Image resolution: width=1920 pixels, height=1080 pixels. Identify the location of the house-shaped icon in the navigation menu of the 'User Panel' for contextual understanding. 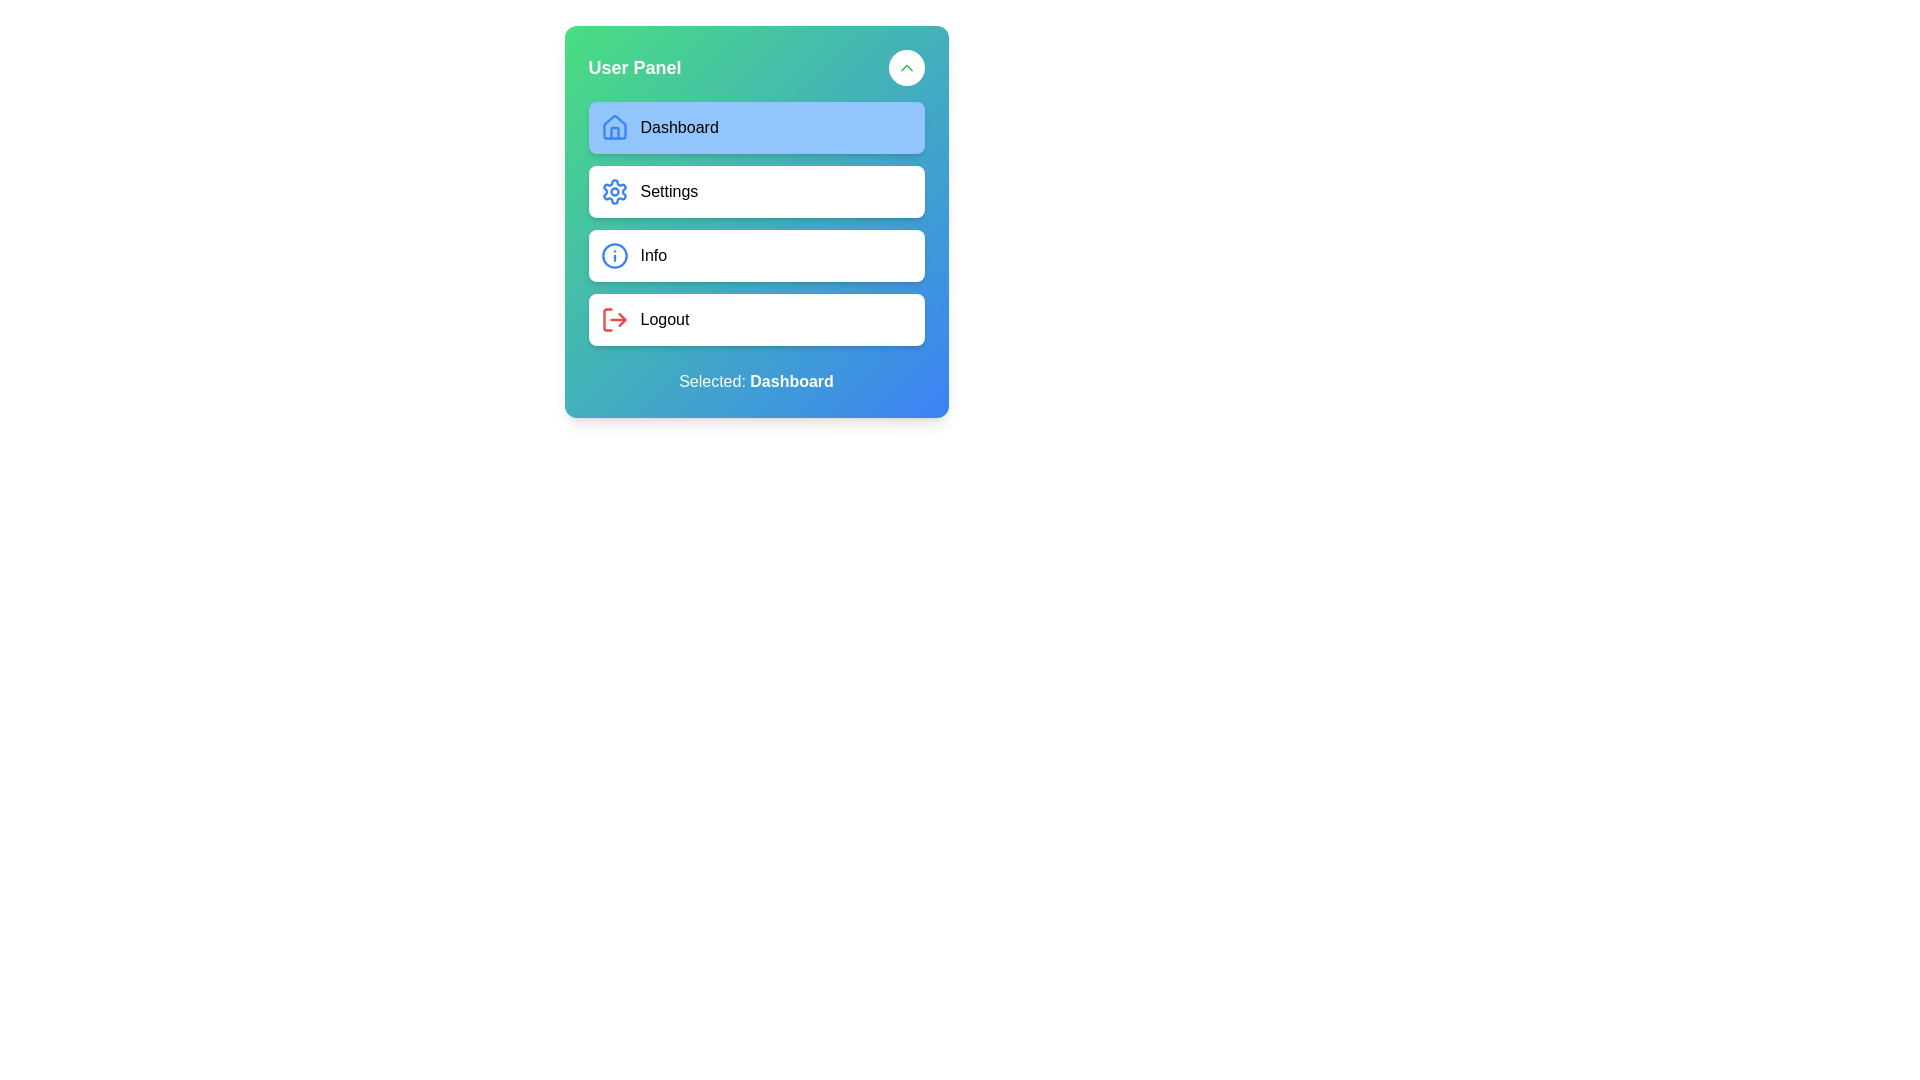
(613, 127).